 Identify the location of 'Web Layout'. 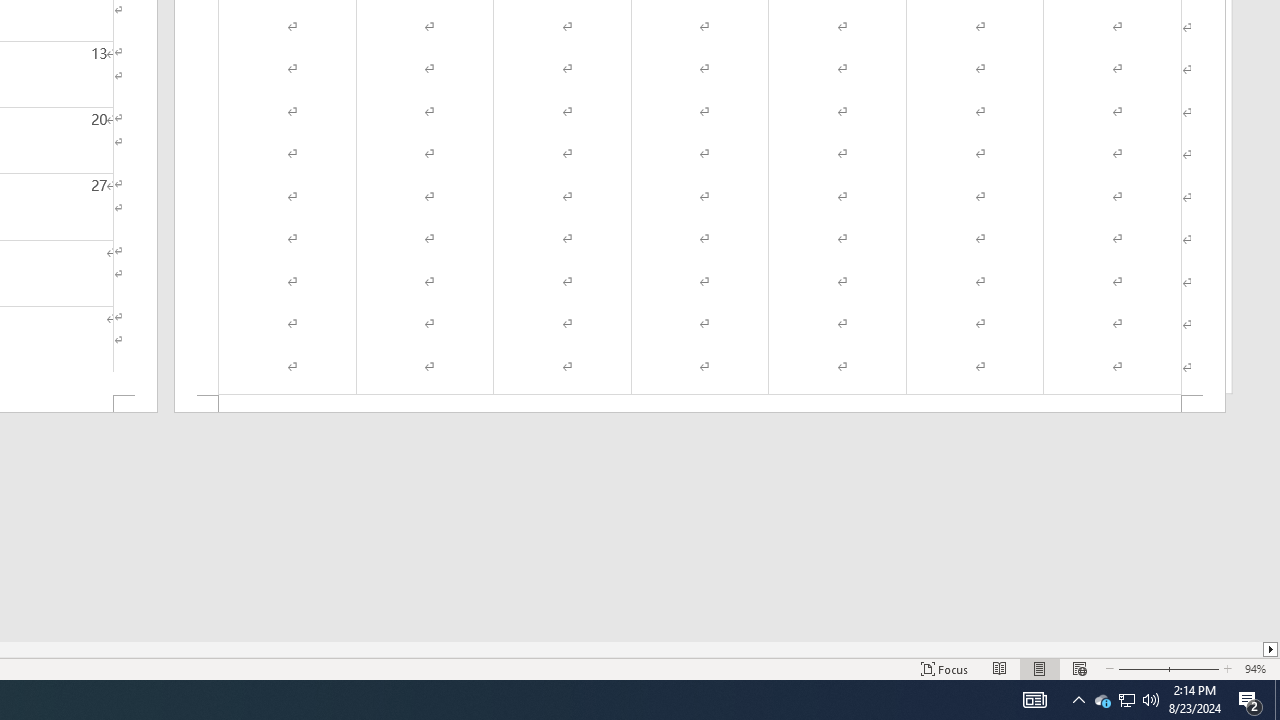
(1078, 669).